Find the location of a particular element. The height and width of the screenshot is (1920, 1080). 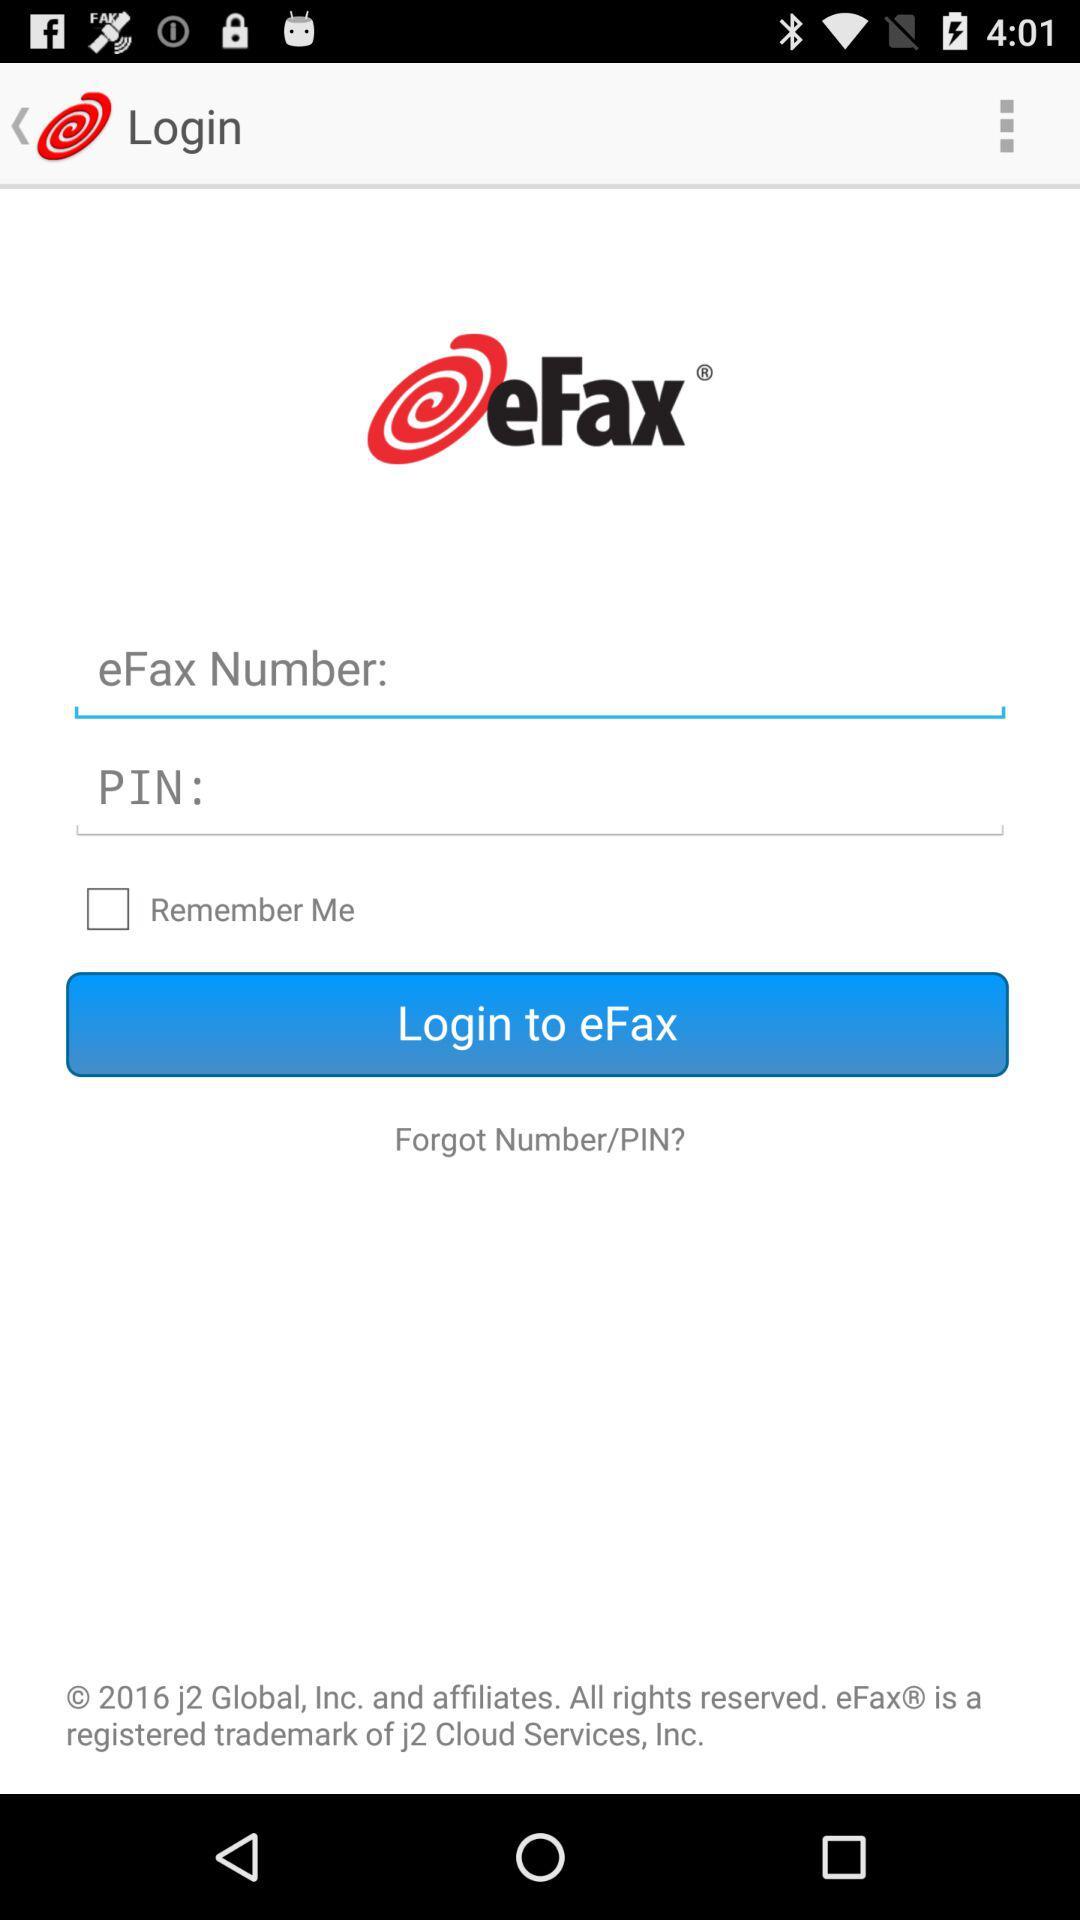

item at the top right corner is located at coordinates (1006, 124).